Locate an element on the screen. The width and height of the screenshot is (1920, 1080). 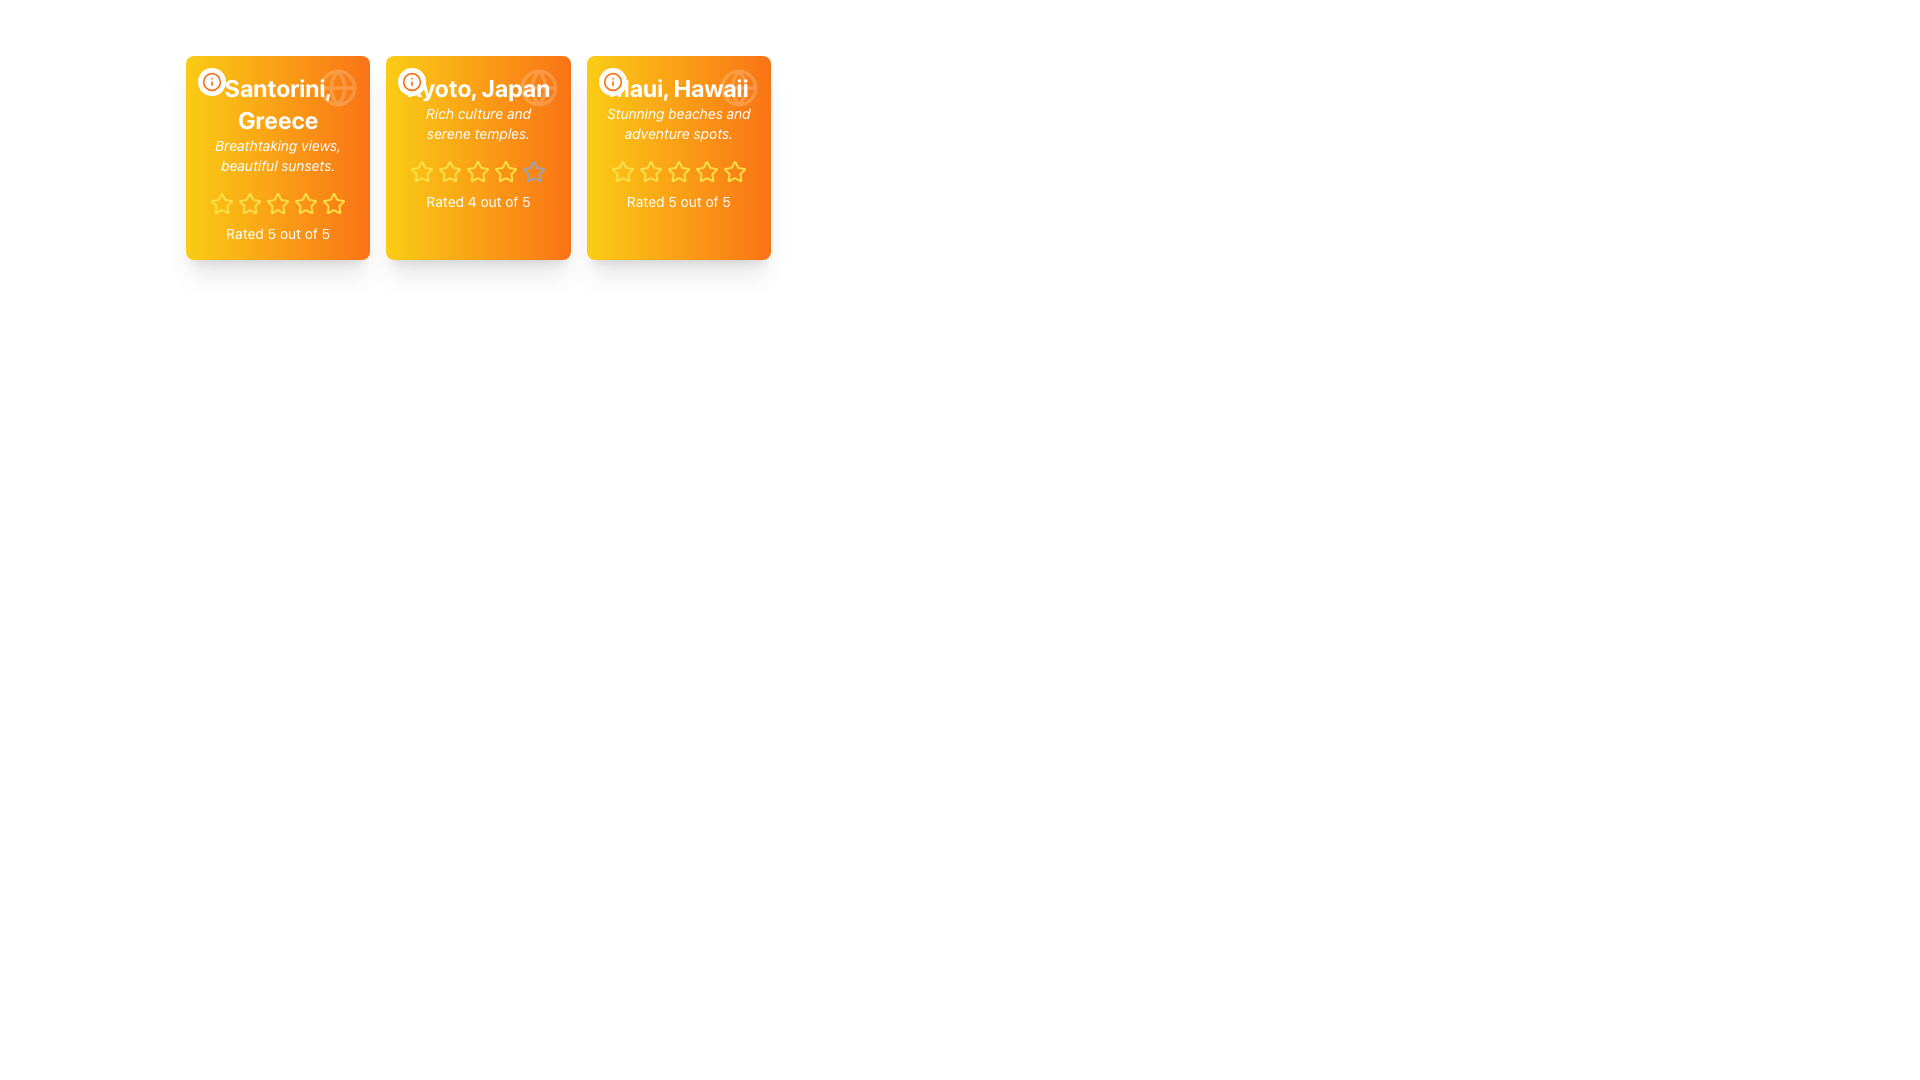
the first star icon in the rating row for 'Santorini, Greece' is located at coordinates (222, 203).